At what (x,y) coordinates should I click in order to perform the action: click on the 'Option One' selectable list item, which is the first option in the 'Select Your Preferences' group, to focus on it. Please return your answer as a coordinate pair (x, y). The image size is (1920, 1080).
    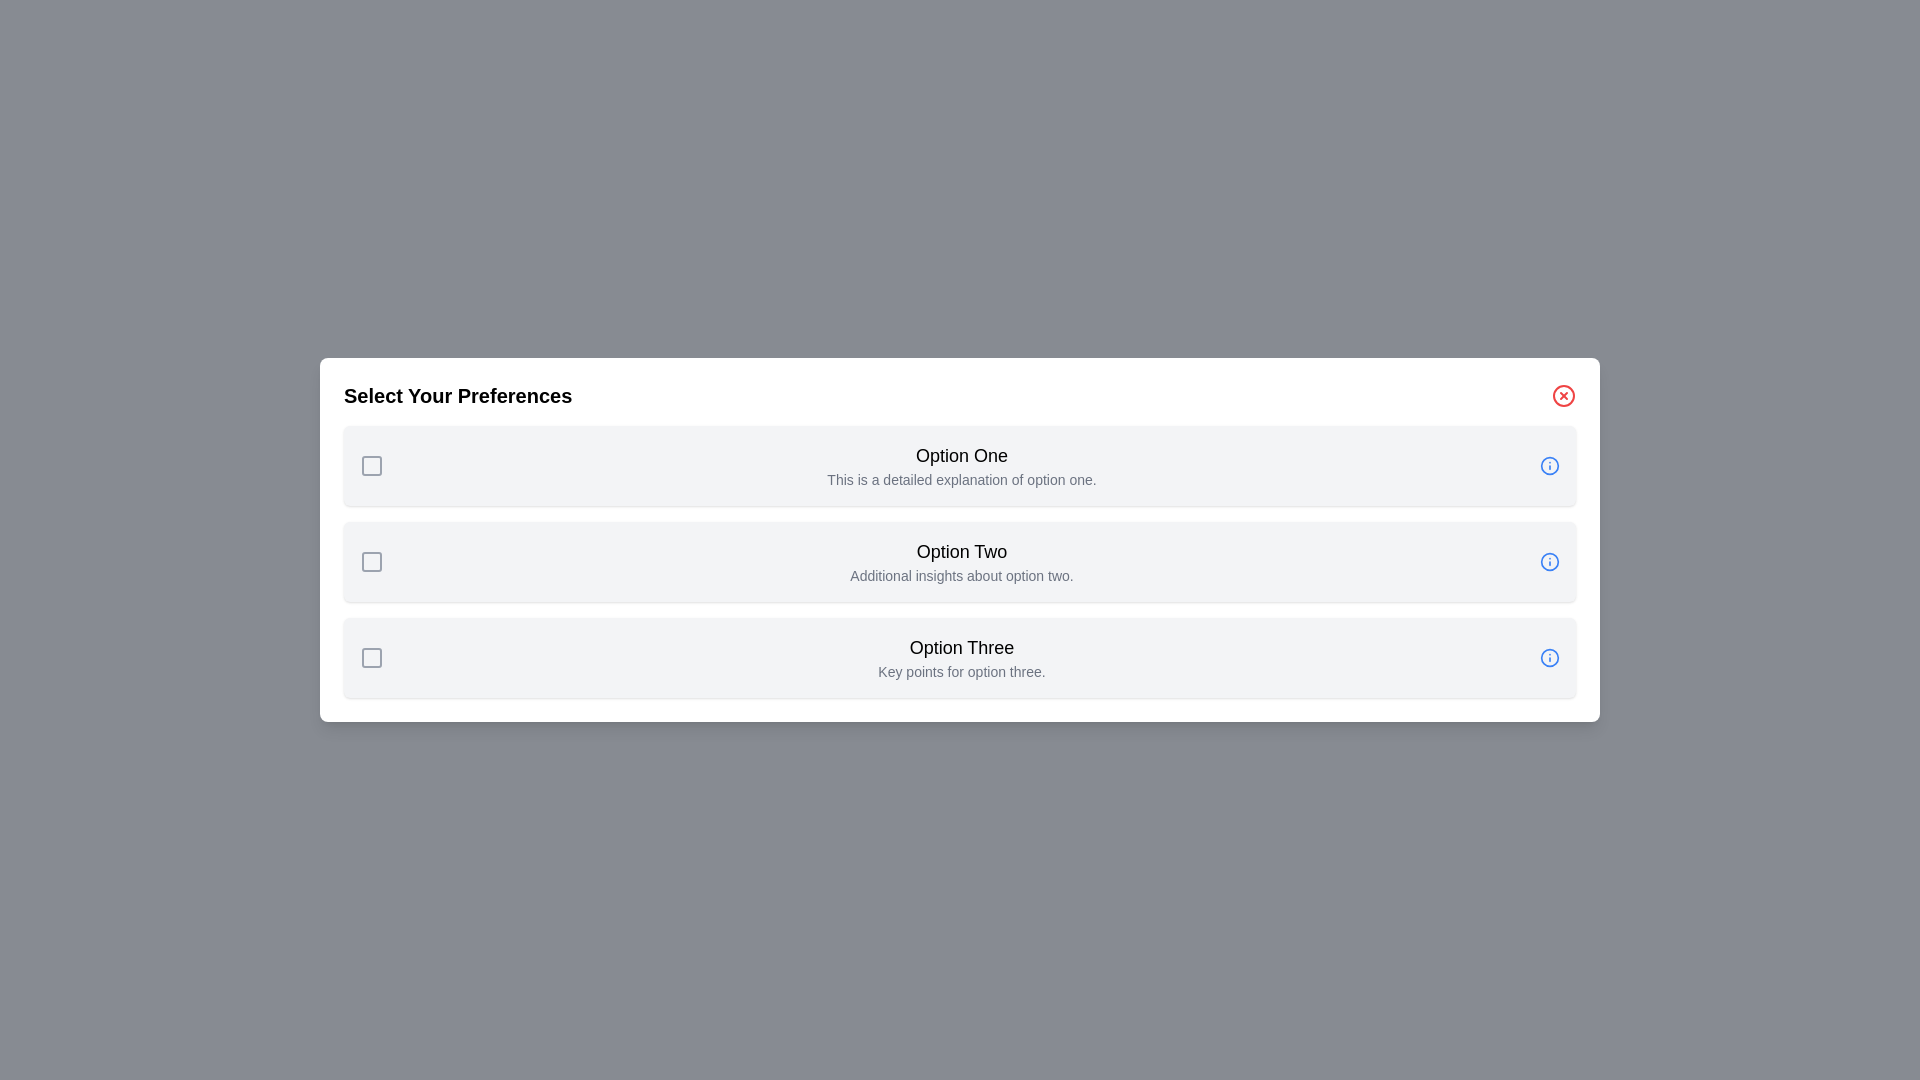
    Looking at the image, I should click on (960, 466).